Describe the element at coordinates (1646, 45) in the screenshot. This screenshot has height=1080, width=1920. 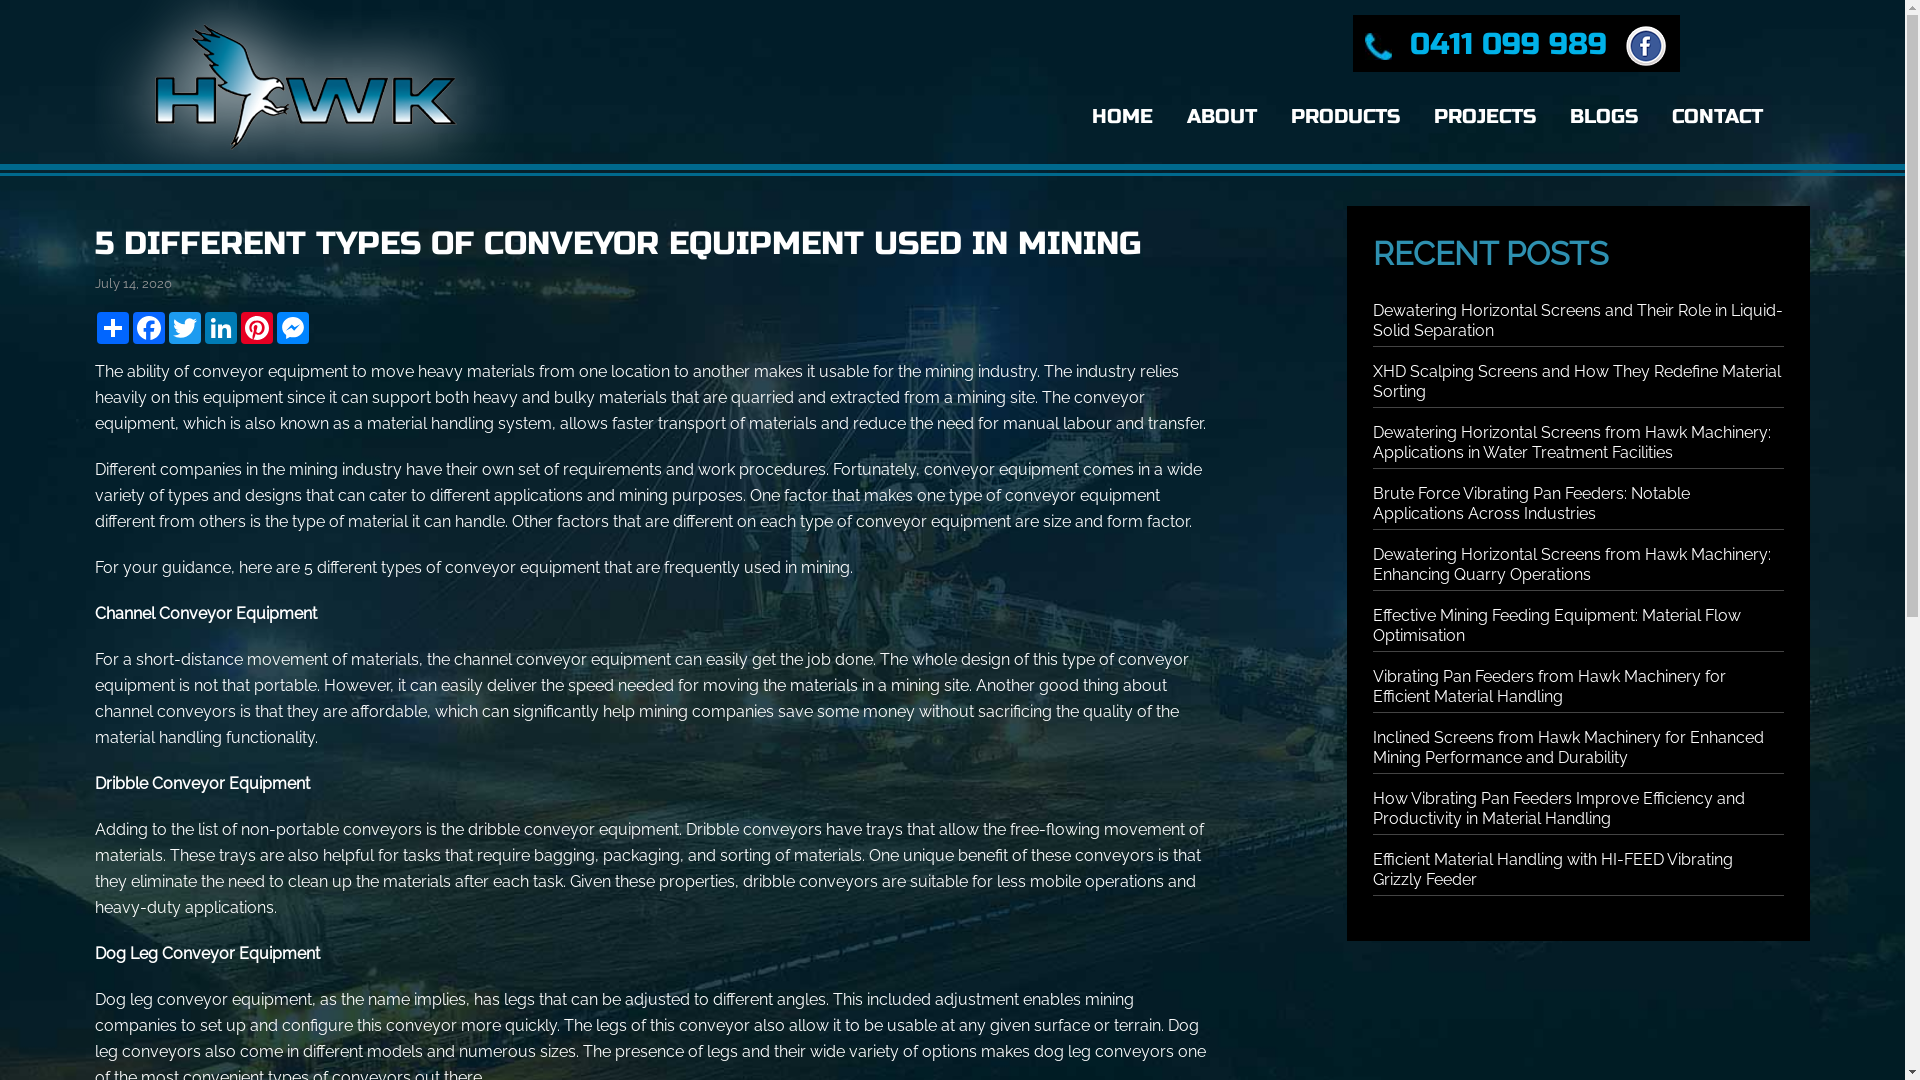
I see `'facebook'` at that location.